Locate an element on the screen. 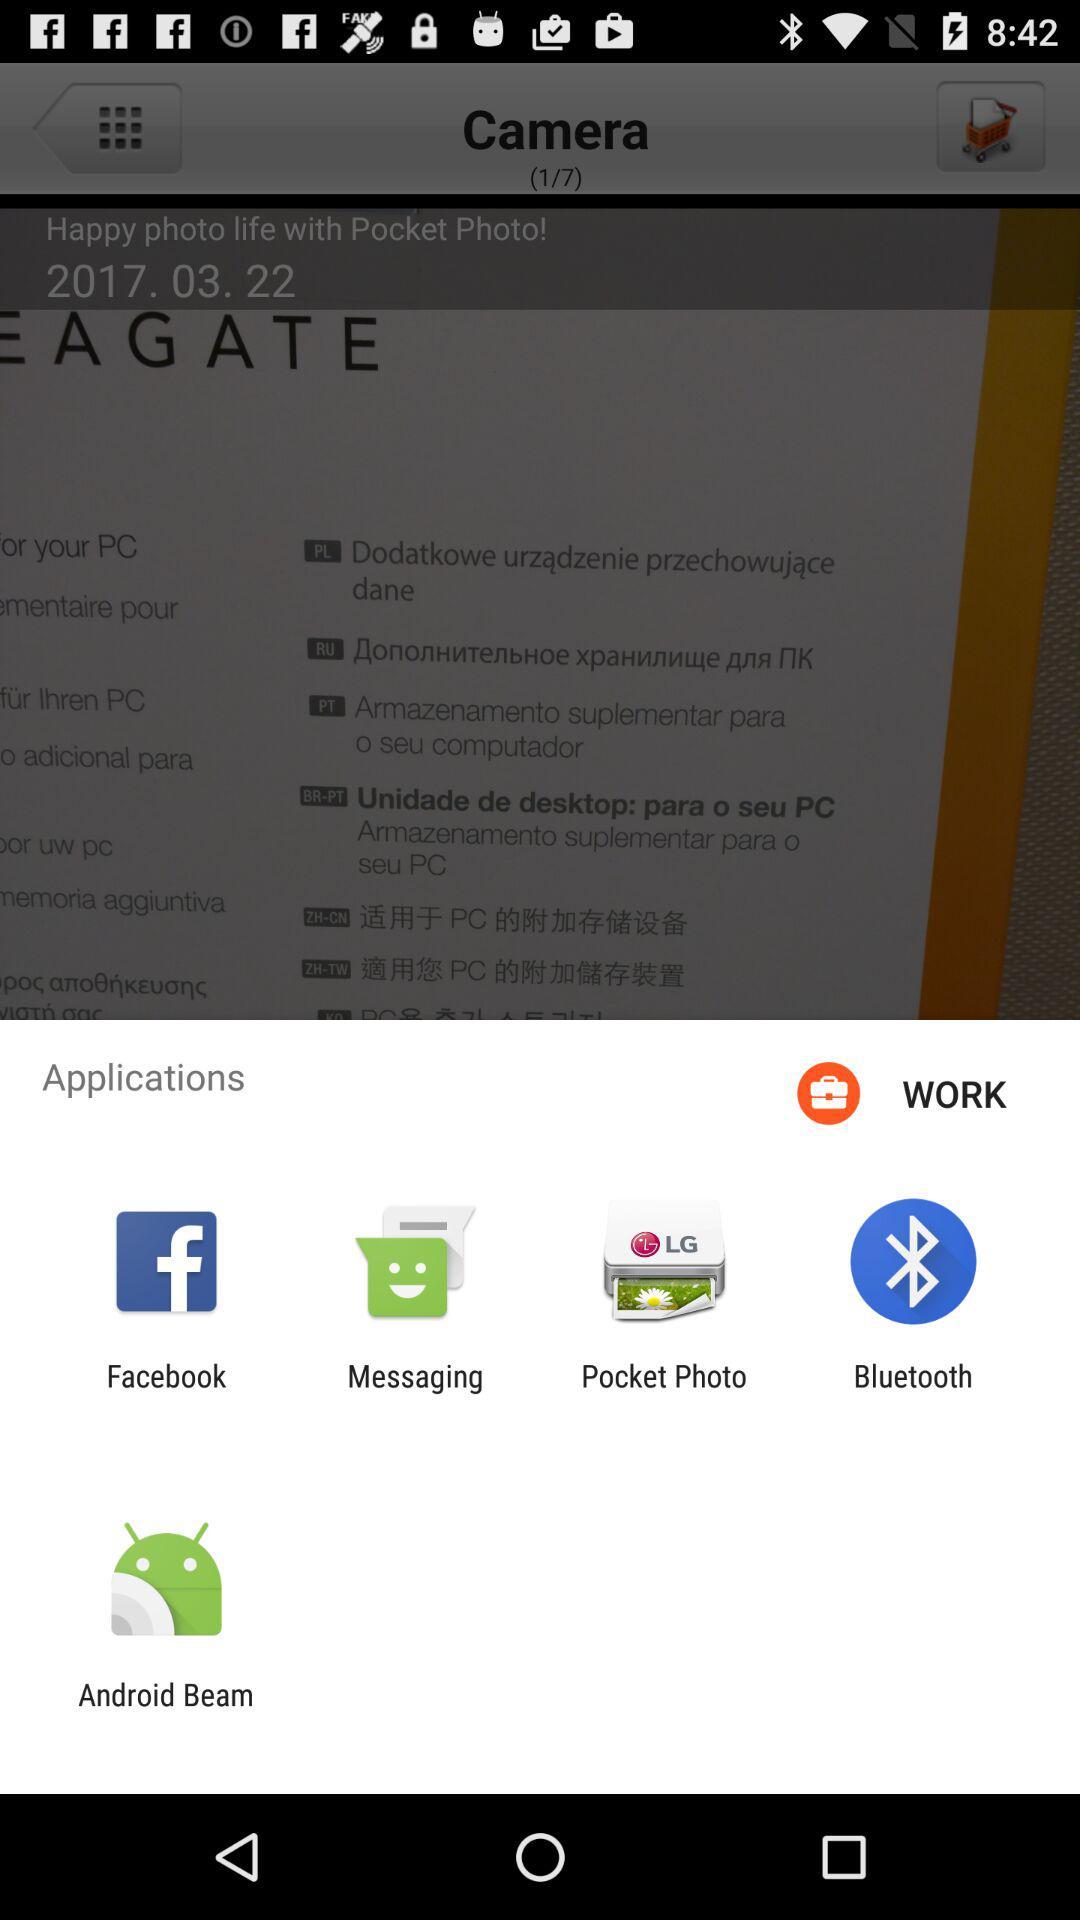 The height and width of the screenshot is (1920, 1080). the item next to the bluetooth is located at coordinates (664, 1392).